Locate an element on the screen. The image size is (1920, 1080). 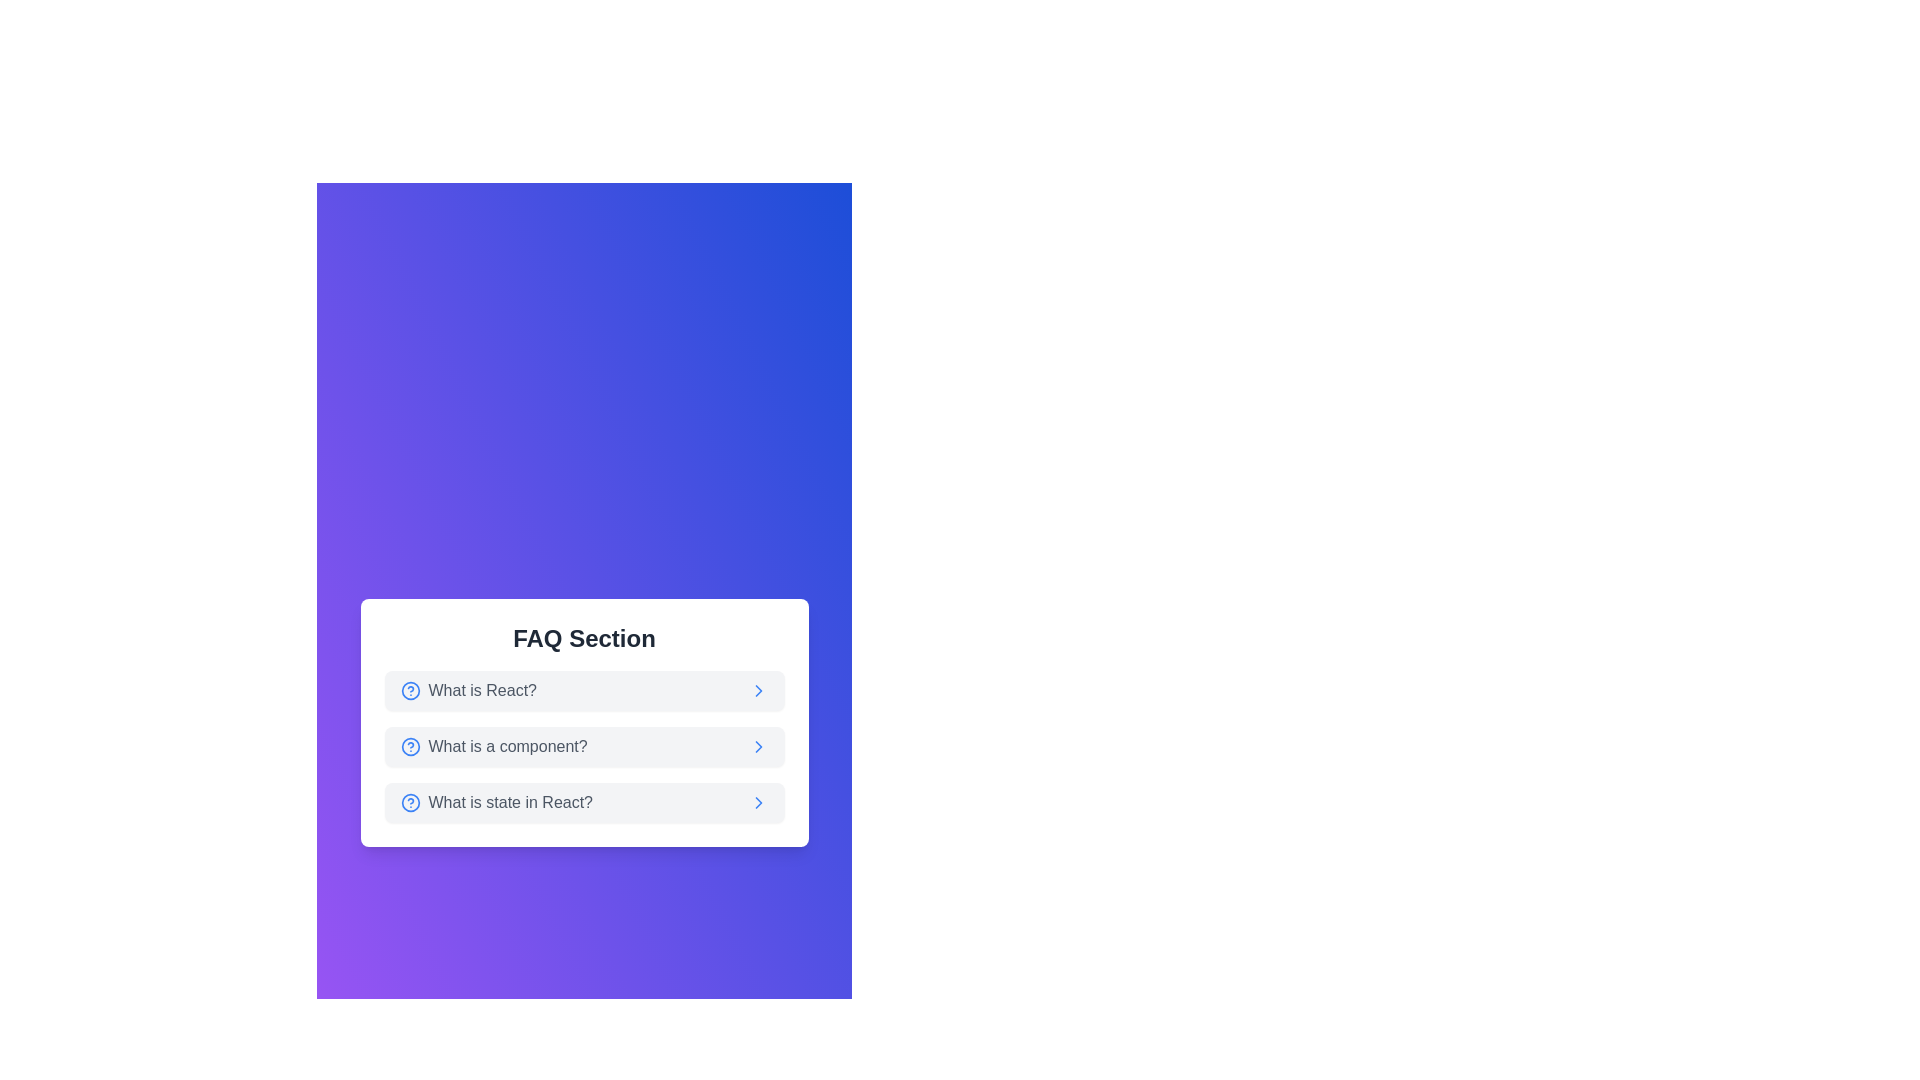
the help icon located to the left of the text 'What is React?' is located at coordinates (409, 689).